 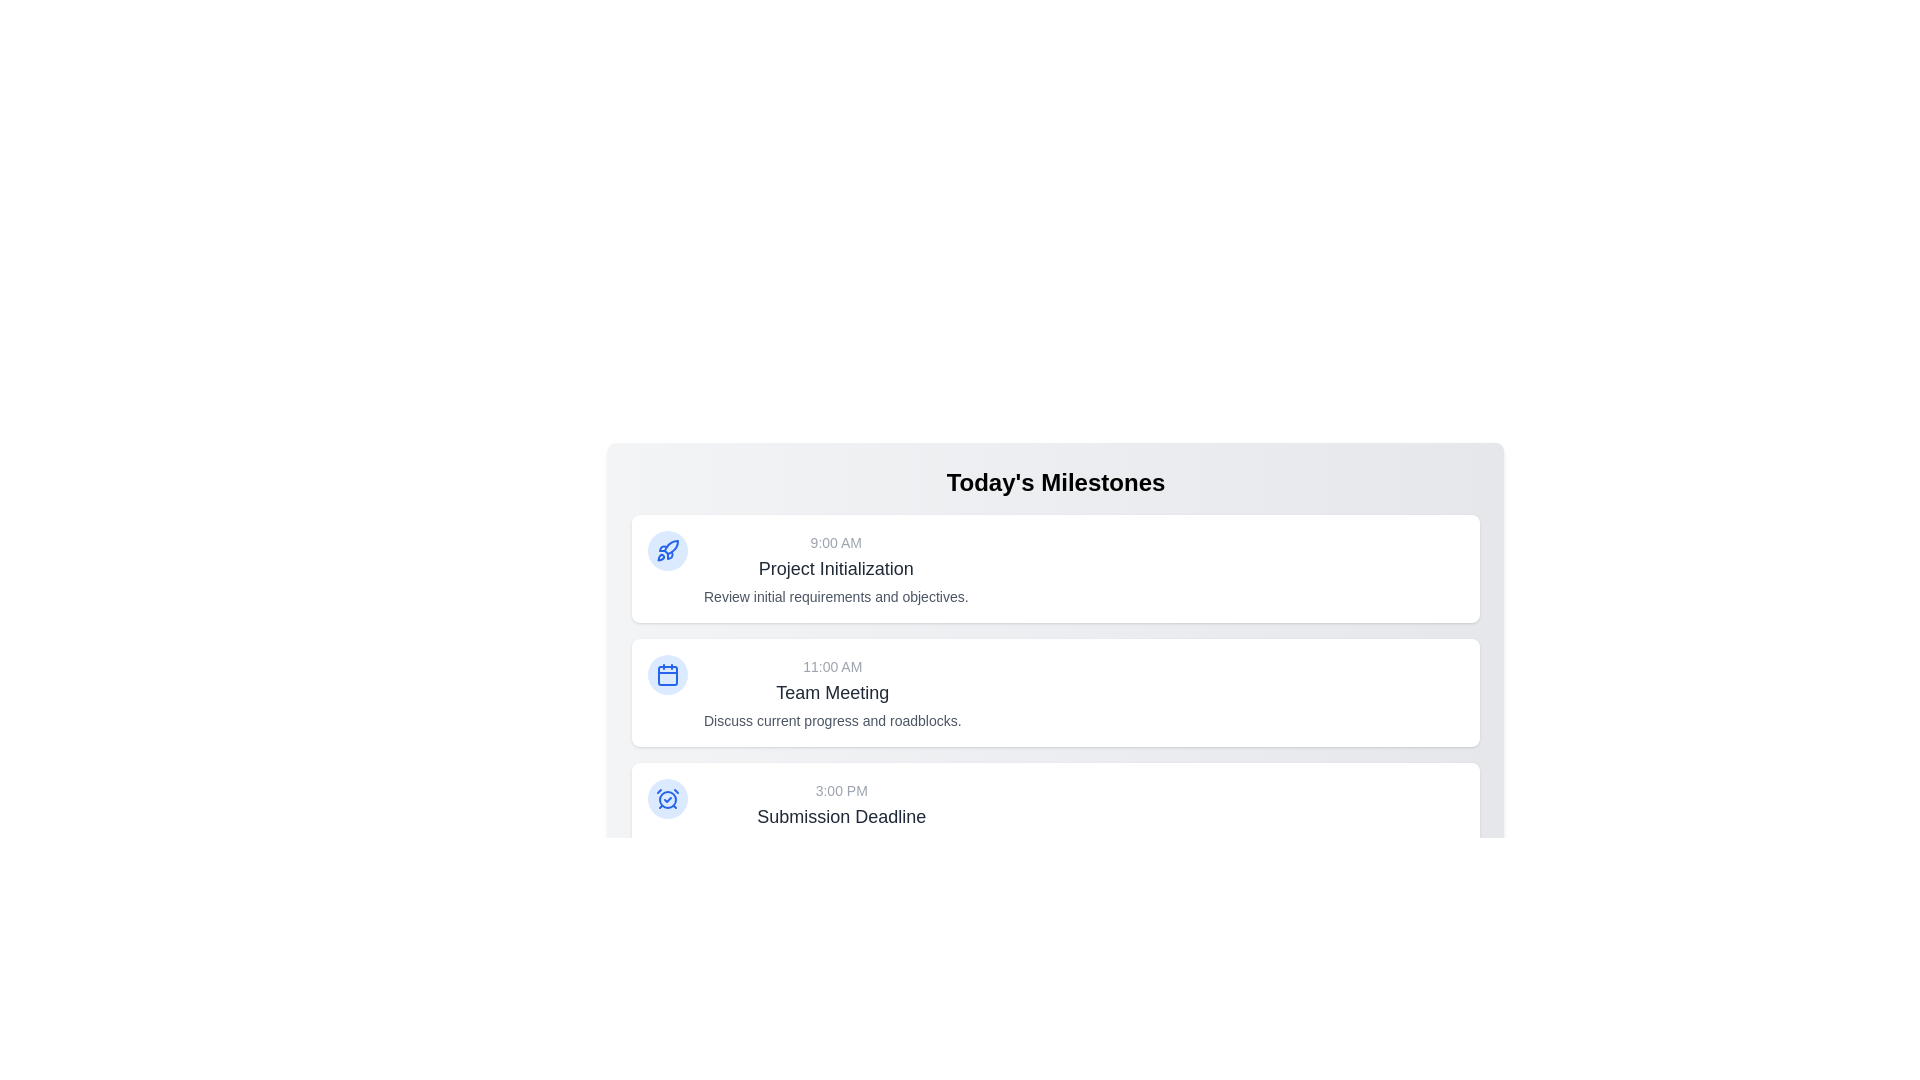 I want to click on the SVG-based rocket icon representing the 'Project Initialization' milestone located in a rounded, light-blue background on the left side of the milestone entry at 9:00 AM, so click(x=667, y=551).